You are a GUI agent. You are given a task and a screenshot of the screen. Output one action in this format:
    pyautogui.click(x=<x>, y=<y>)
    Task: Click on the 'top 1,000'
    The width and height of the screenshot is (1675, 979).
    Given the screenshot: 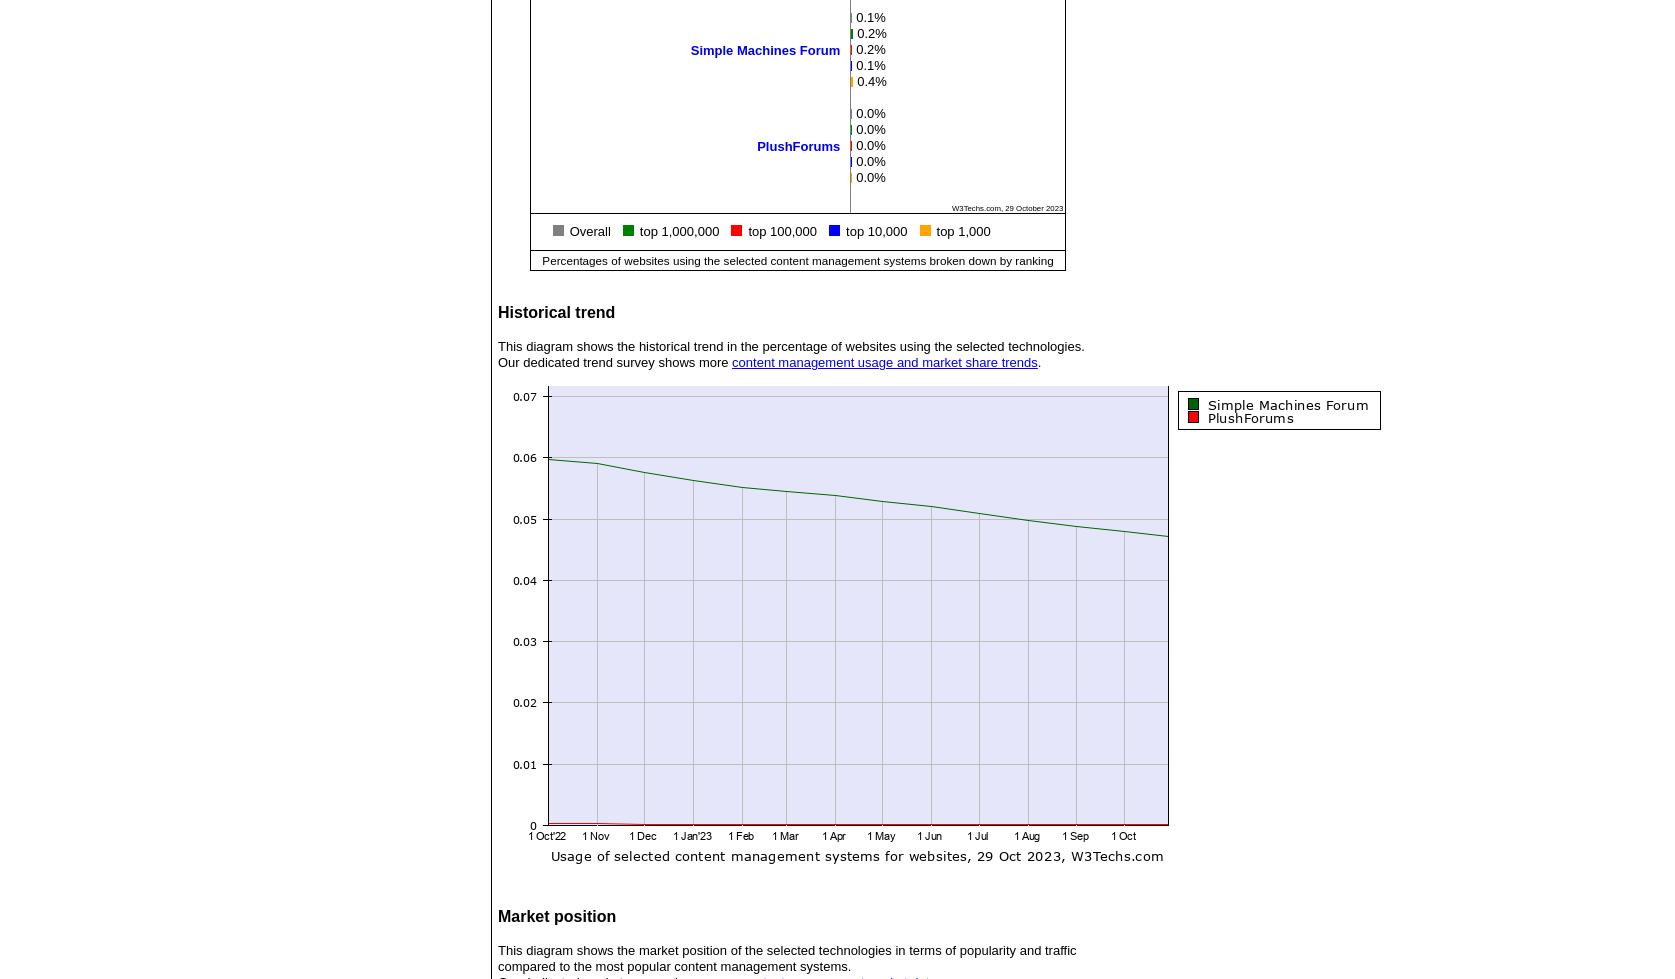 What is the action you would take?
    pyautogui.click(x=961, y=231)
    